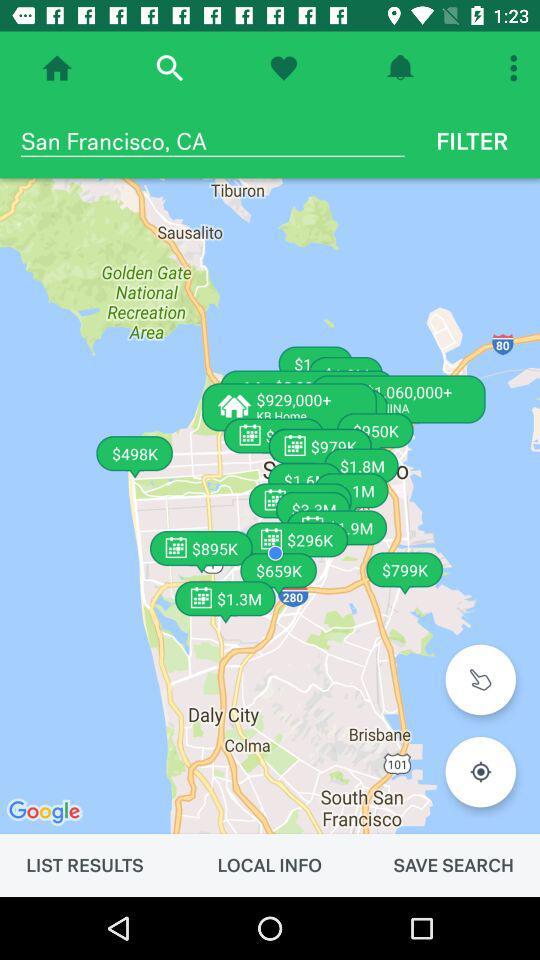 This screenshot has width=540, height=960. What do you see at coordinates (83, 864) in the screenshot?
I see `list results item` at bounding box center [83, 864].